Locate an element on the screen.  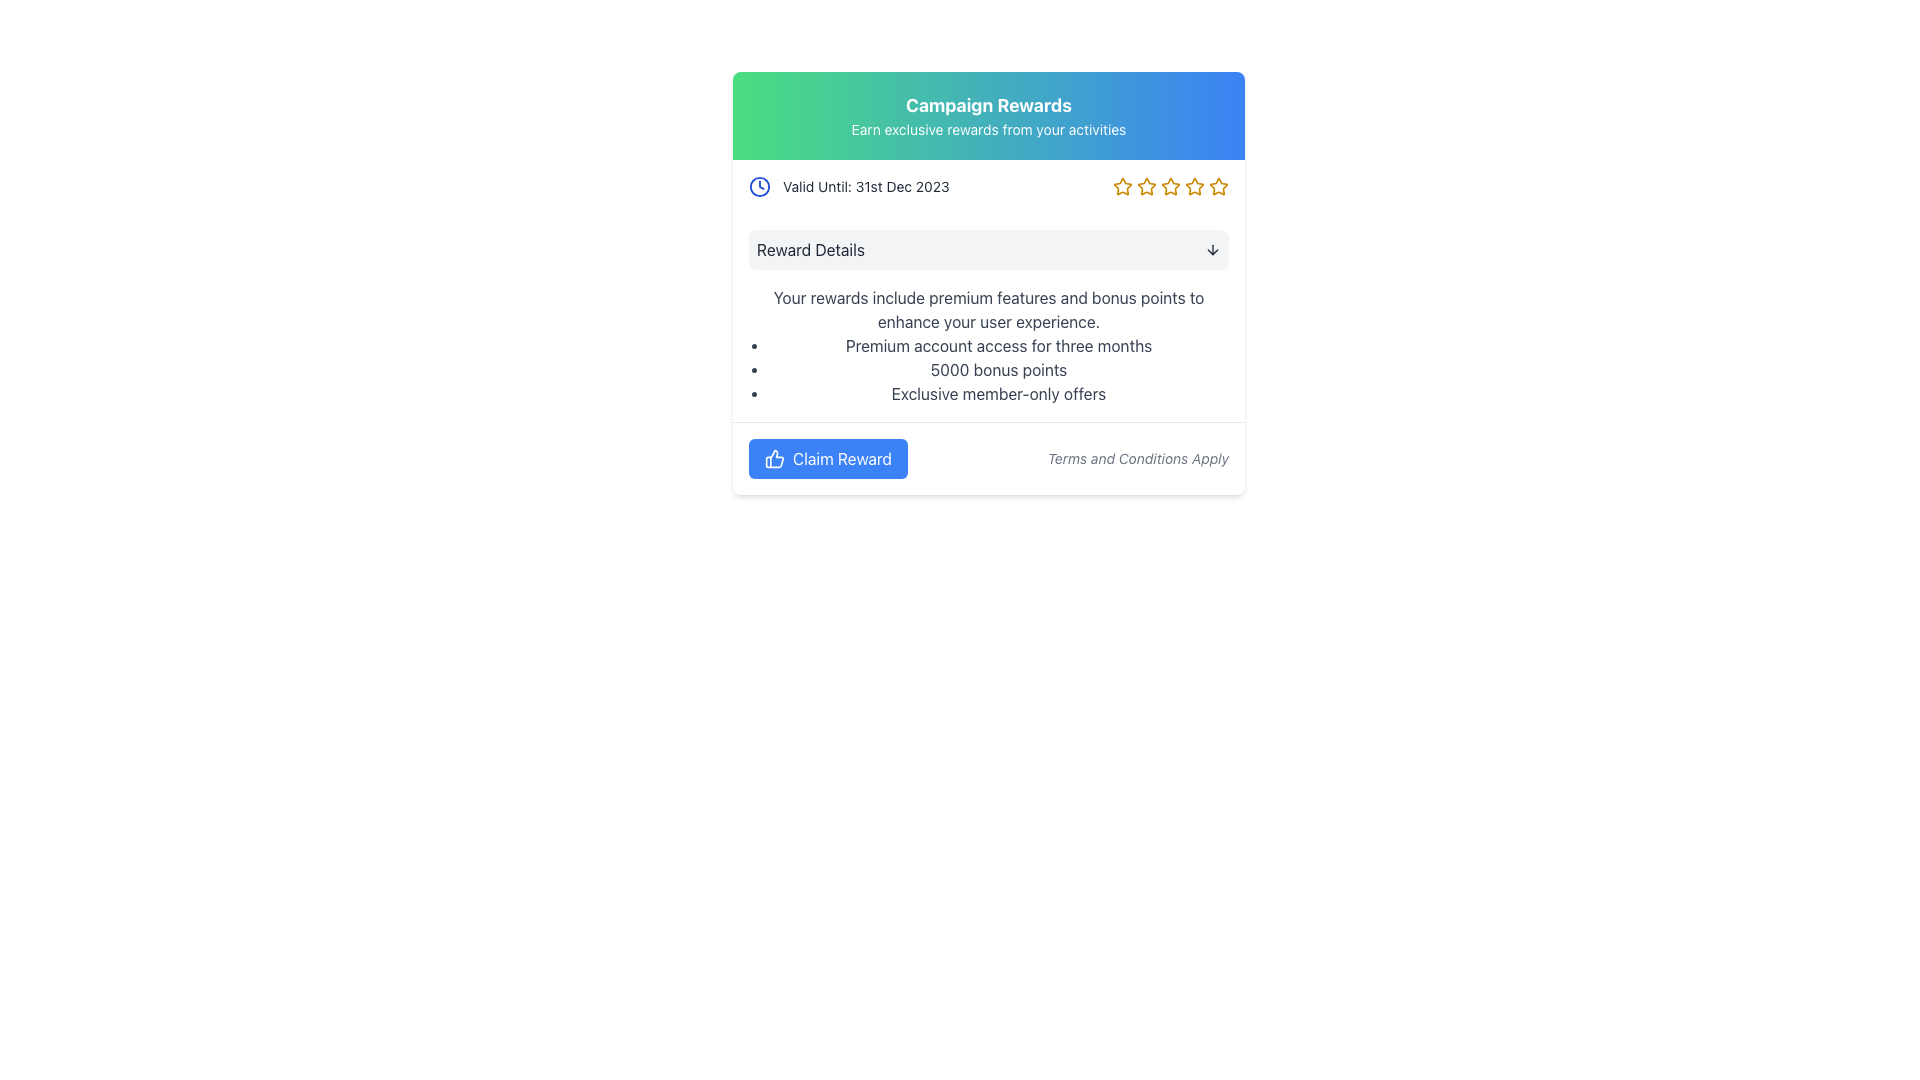
the text label displaying '5000 bonus points' located in the 'Reward Details' section of the card is located at coordinates (998, 370).